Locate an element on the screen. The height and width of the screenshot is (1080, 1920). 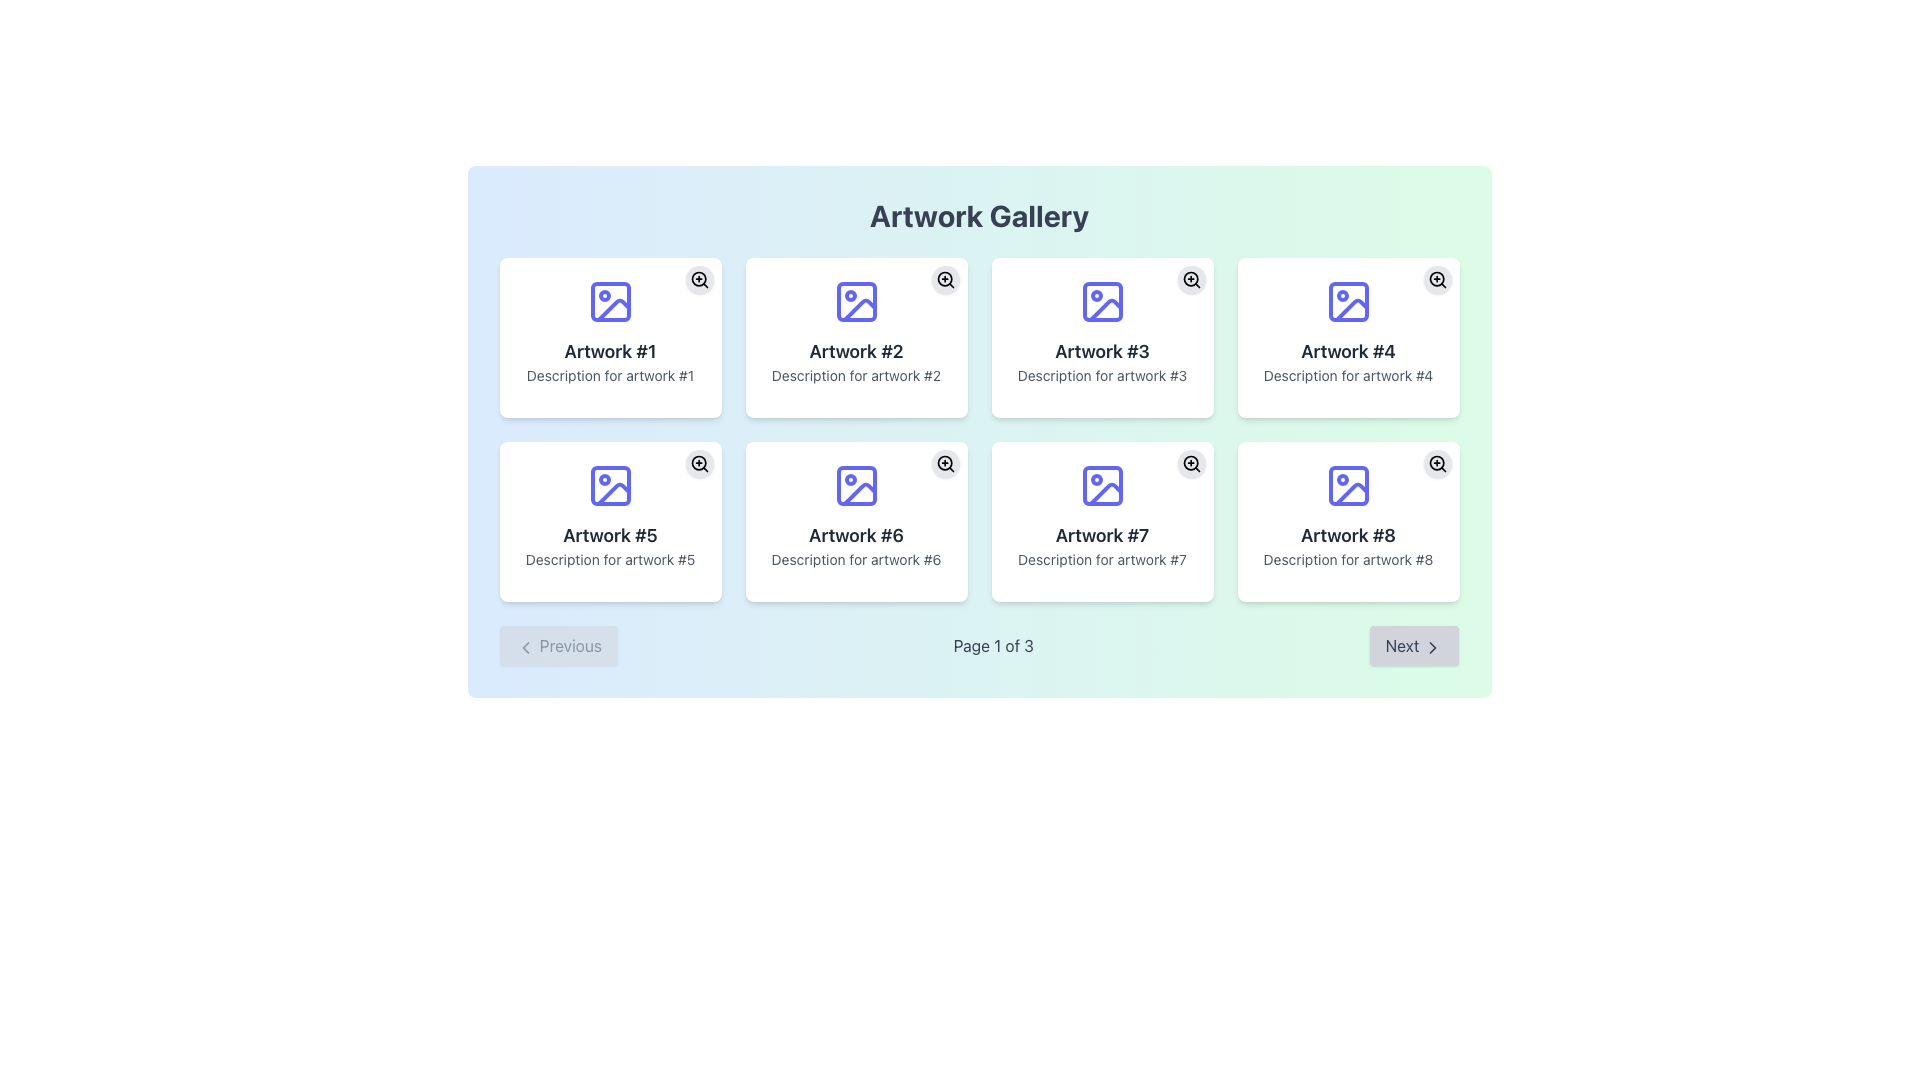
the zoom in icon resembling a magnifying glass with a plus sign, located at the top-right corner of the card labeled 'Artwork #5' is located at coordinates (699, 463).